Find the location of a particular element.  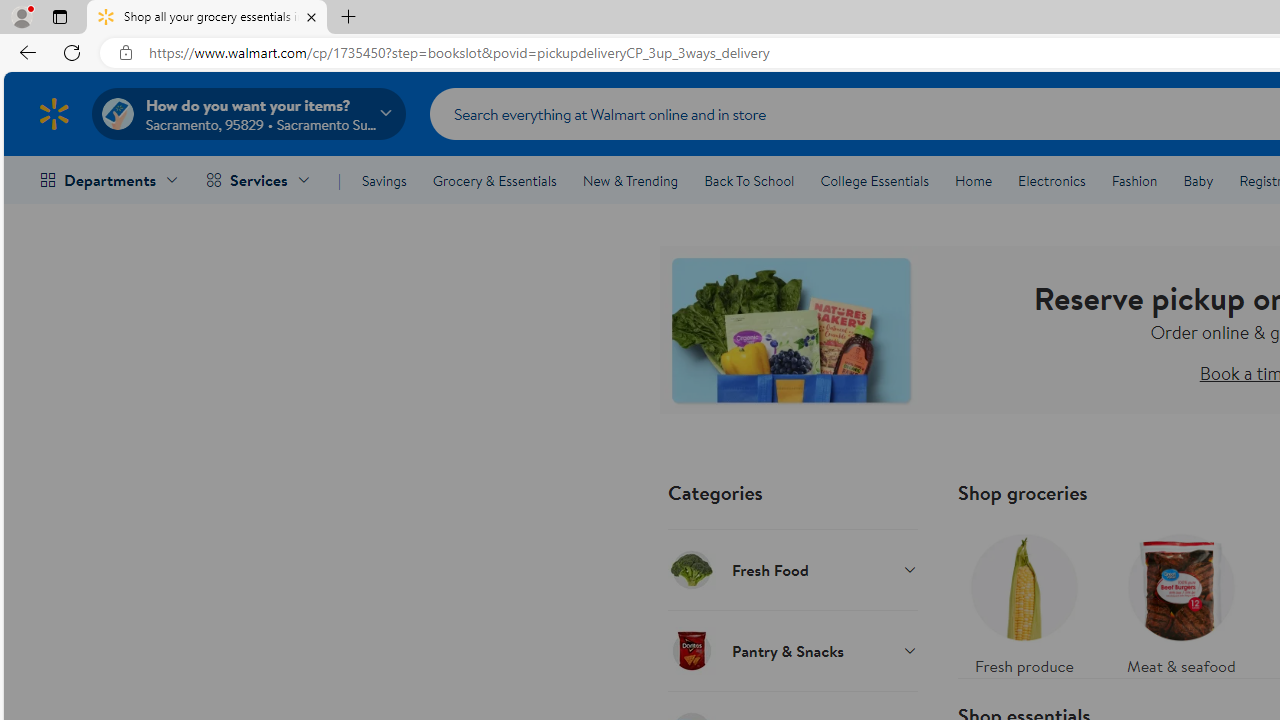

'College Essentials' is located at coordinates (874, 181).